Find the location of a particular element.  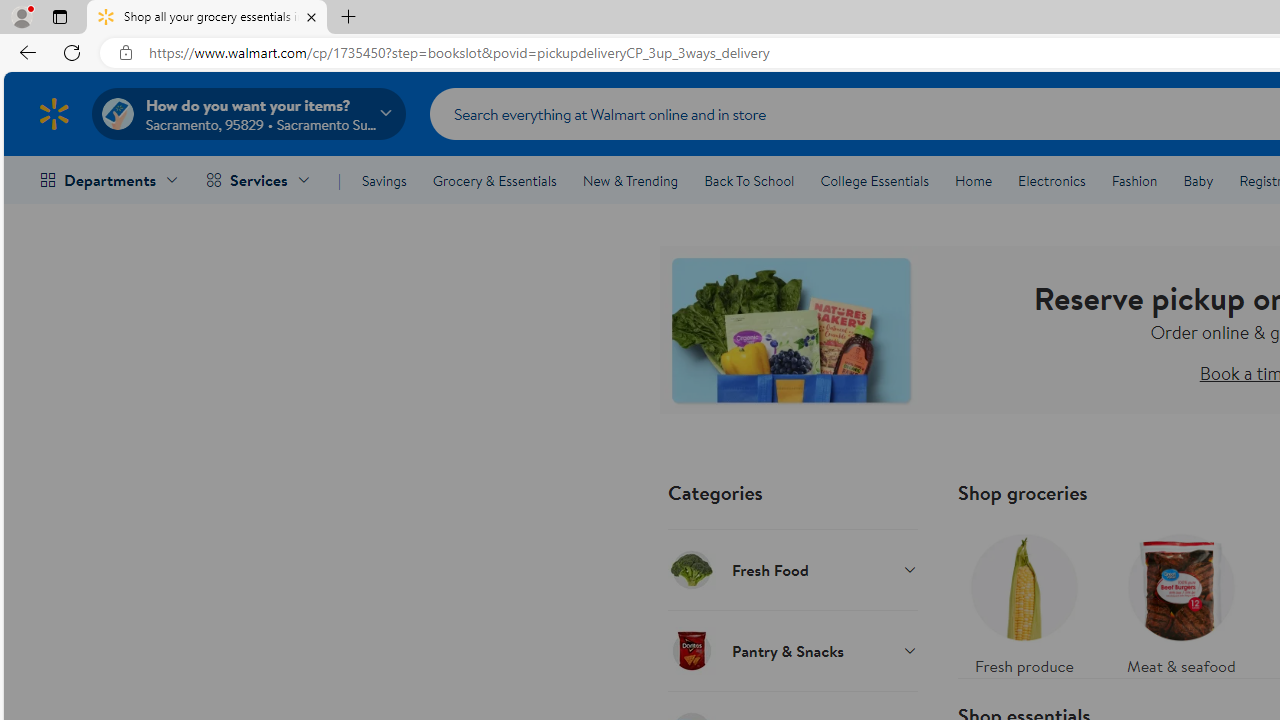

'College Essentials' is located at coordinates (874, 181).